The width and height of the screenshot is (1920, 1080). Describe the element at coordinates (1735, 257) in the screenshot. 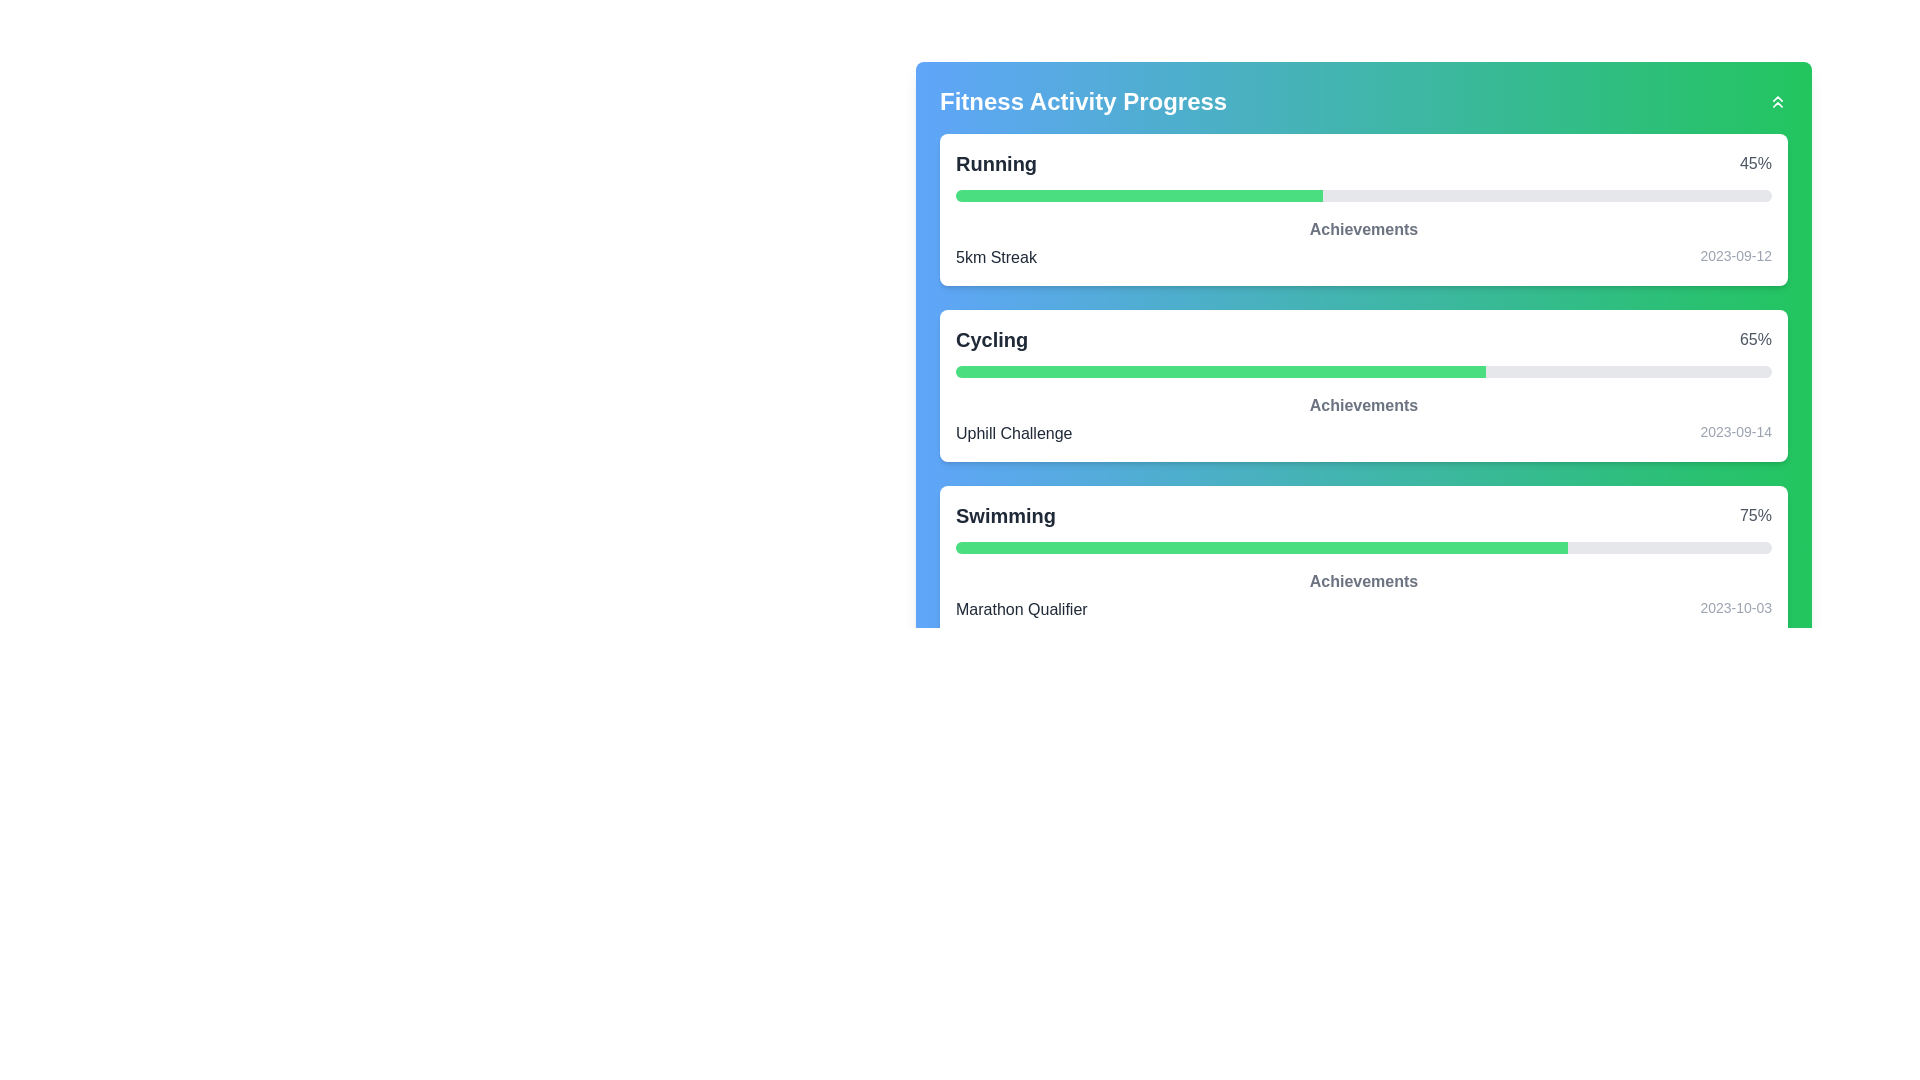

I see `the text label displaying the date '2023-09-12' located on the right side of the row labeled '5km Streak' in the 'Running' section of the 'Fitness Activity Progress' interface` at that location.